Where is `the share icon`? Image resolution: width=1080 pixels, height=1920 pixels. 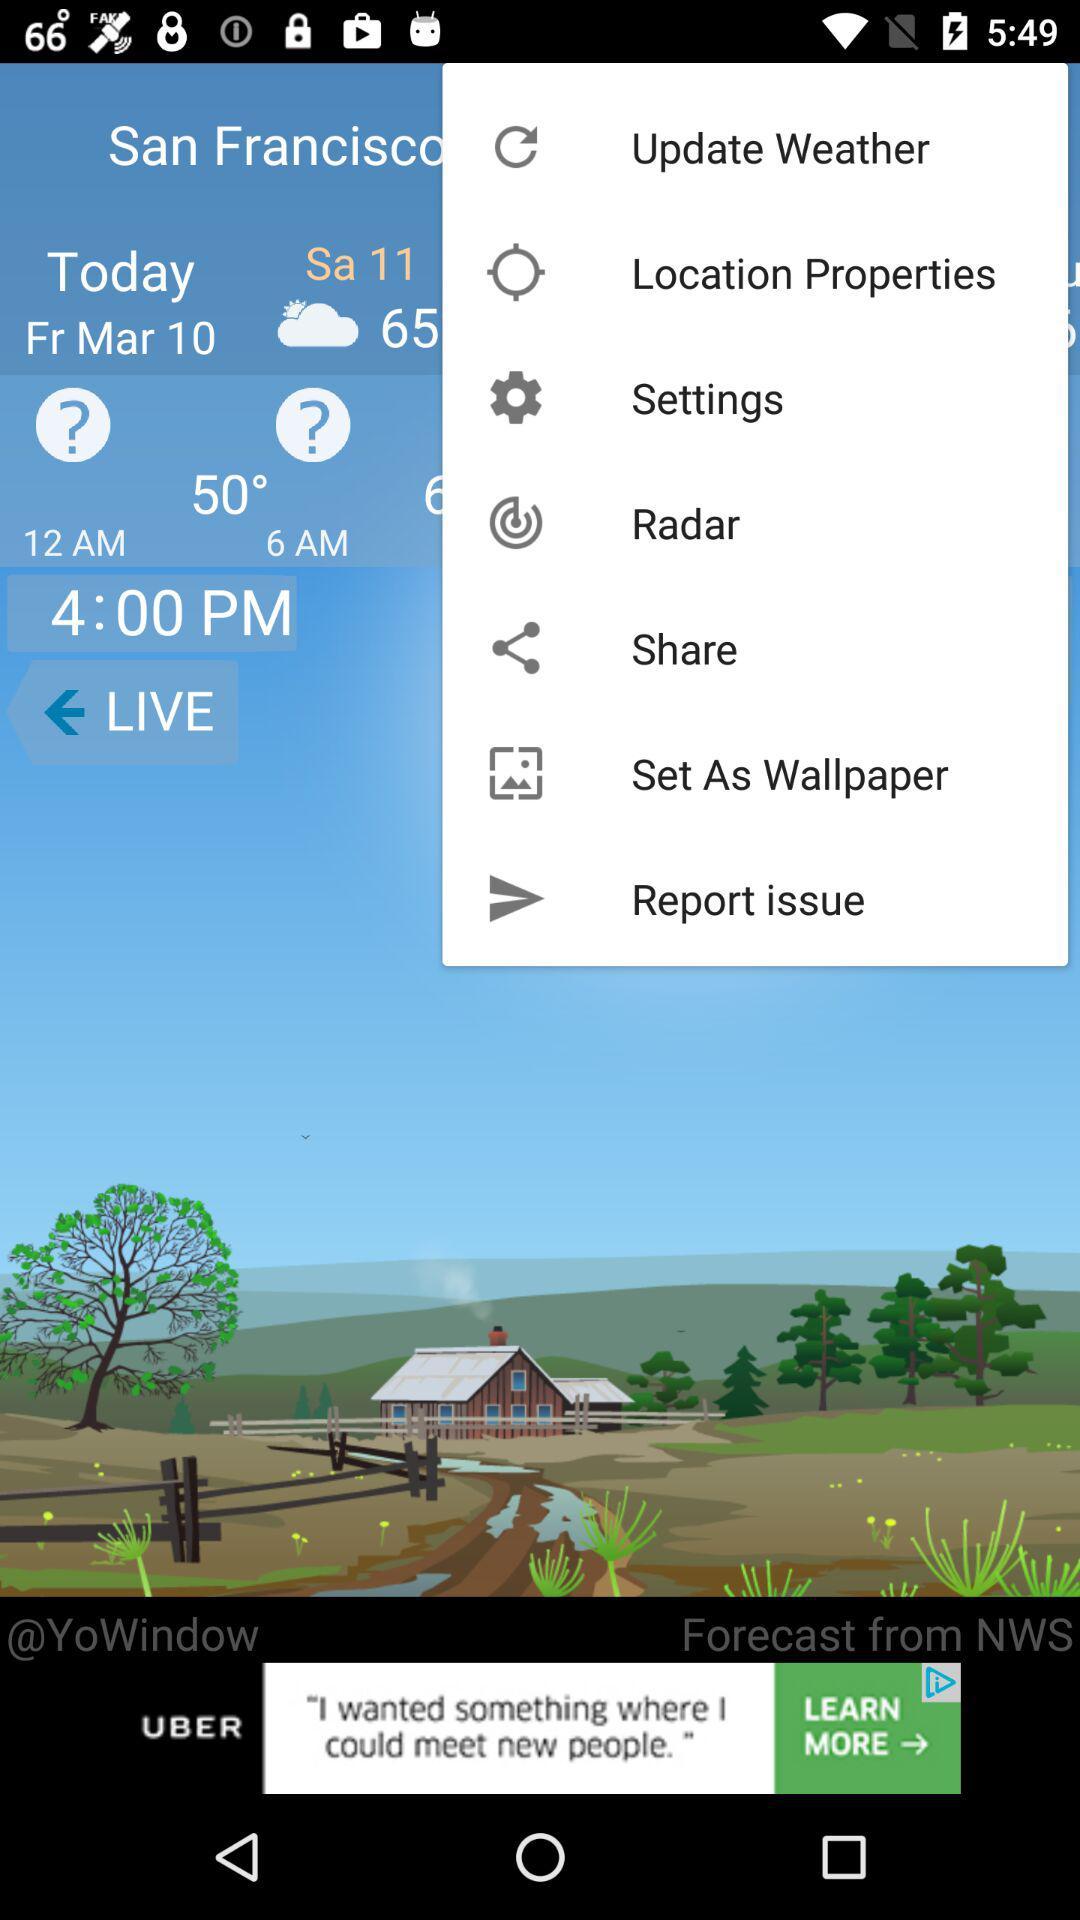
the share icon is located at coordinates (683, 648).